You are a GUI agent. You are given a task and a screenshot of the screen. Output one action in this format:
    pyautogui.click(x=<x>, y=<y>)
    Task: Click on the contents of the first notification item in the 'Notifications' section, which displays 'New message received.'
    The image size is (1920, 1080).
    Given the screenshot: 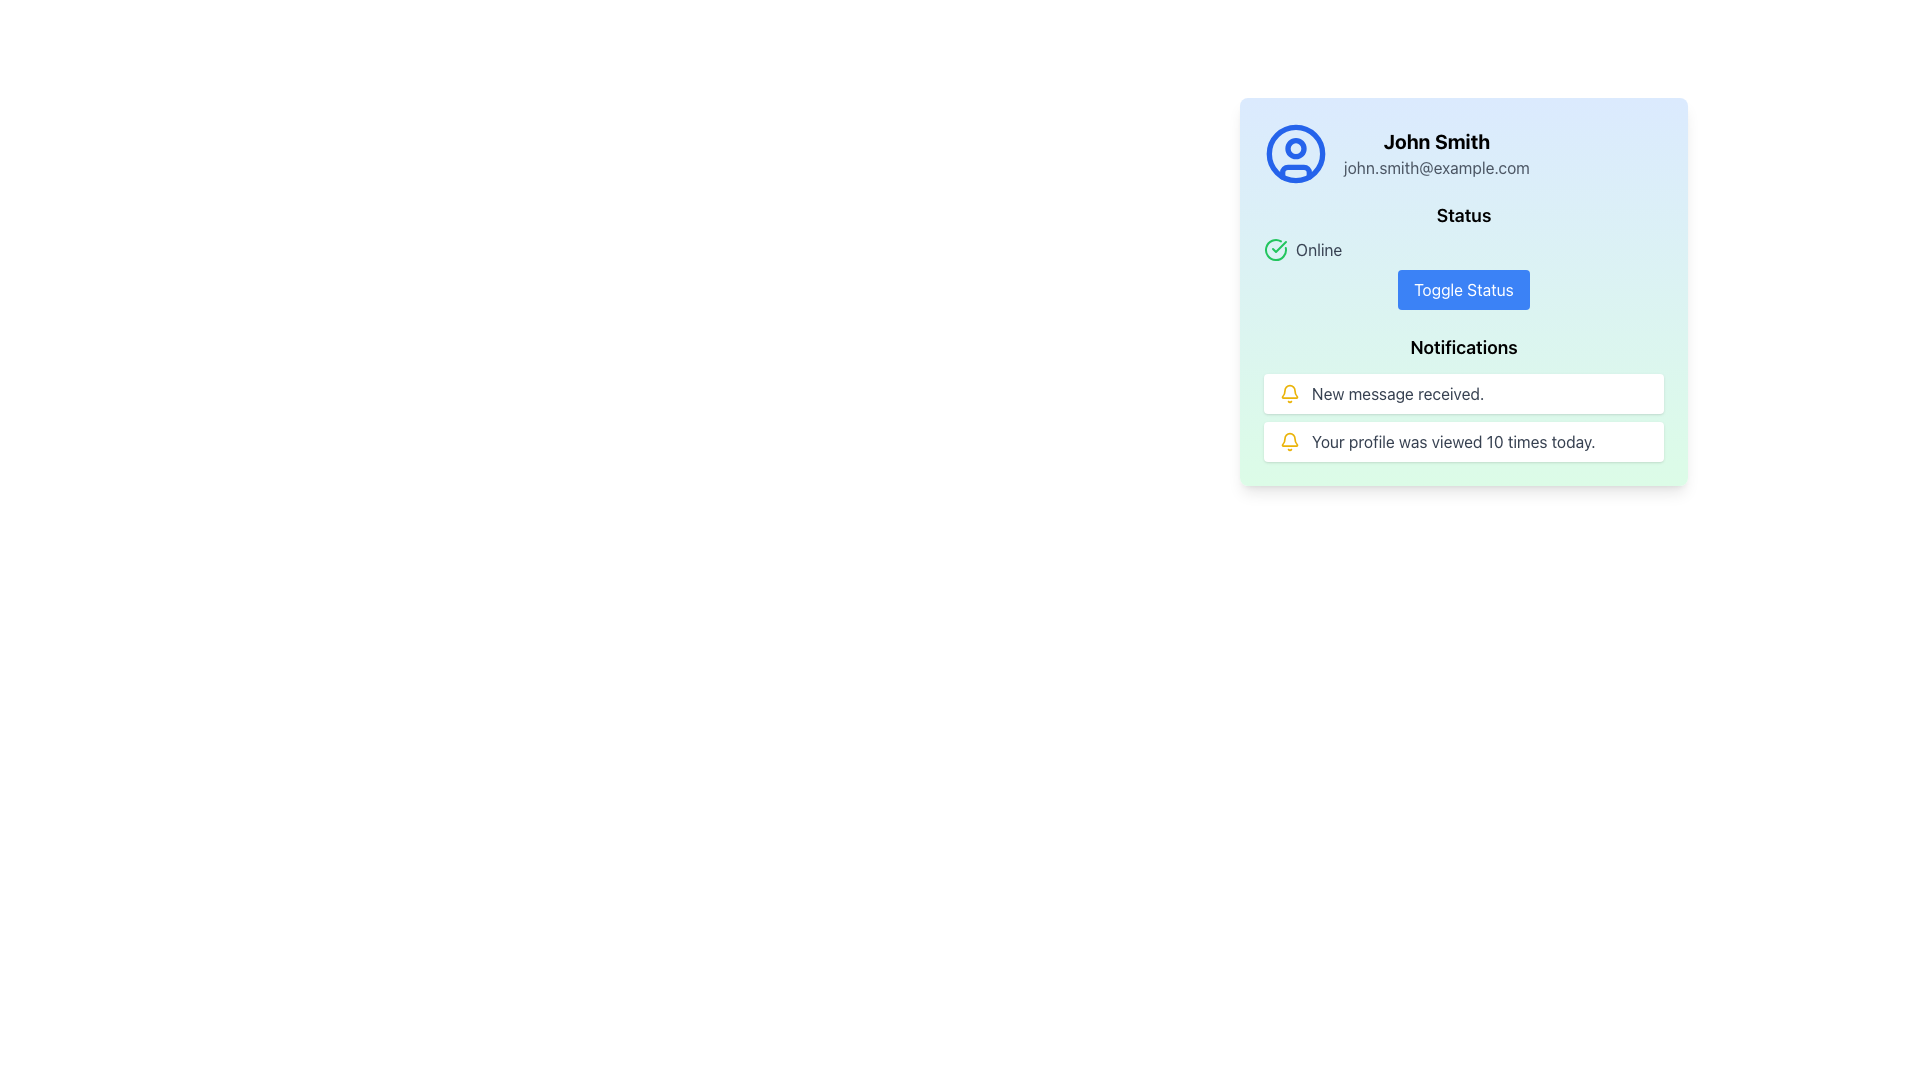 What is the action you would take?
    pyautogui.click(x=1464, y=397)
    